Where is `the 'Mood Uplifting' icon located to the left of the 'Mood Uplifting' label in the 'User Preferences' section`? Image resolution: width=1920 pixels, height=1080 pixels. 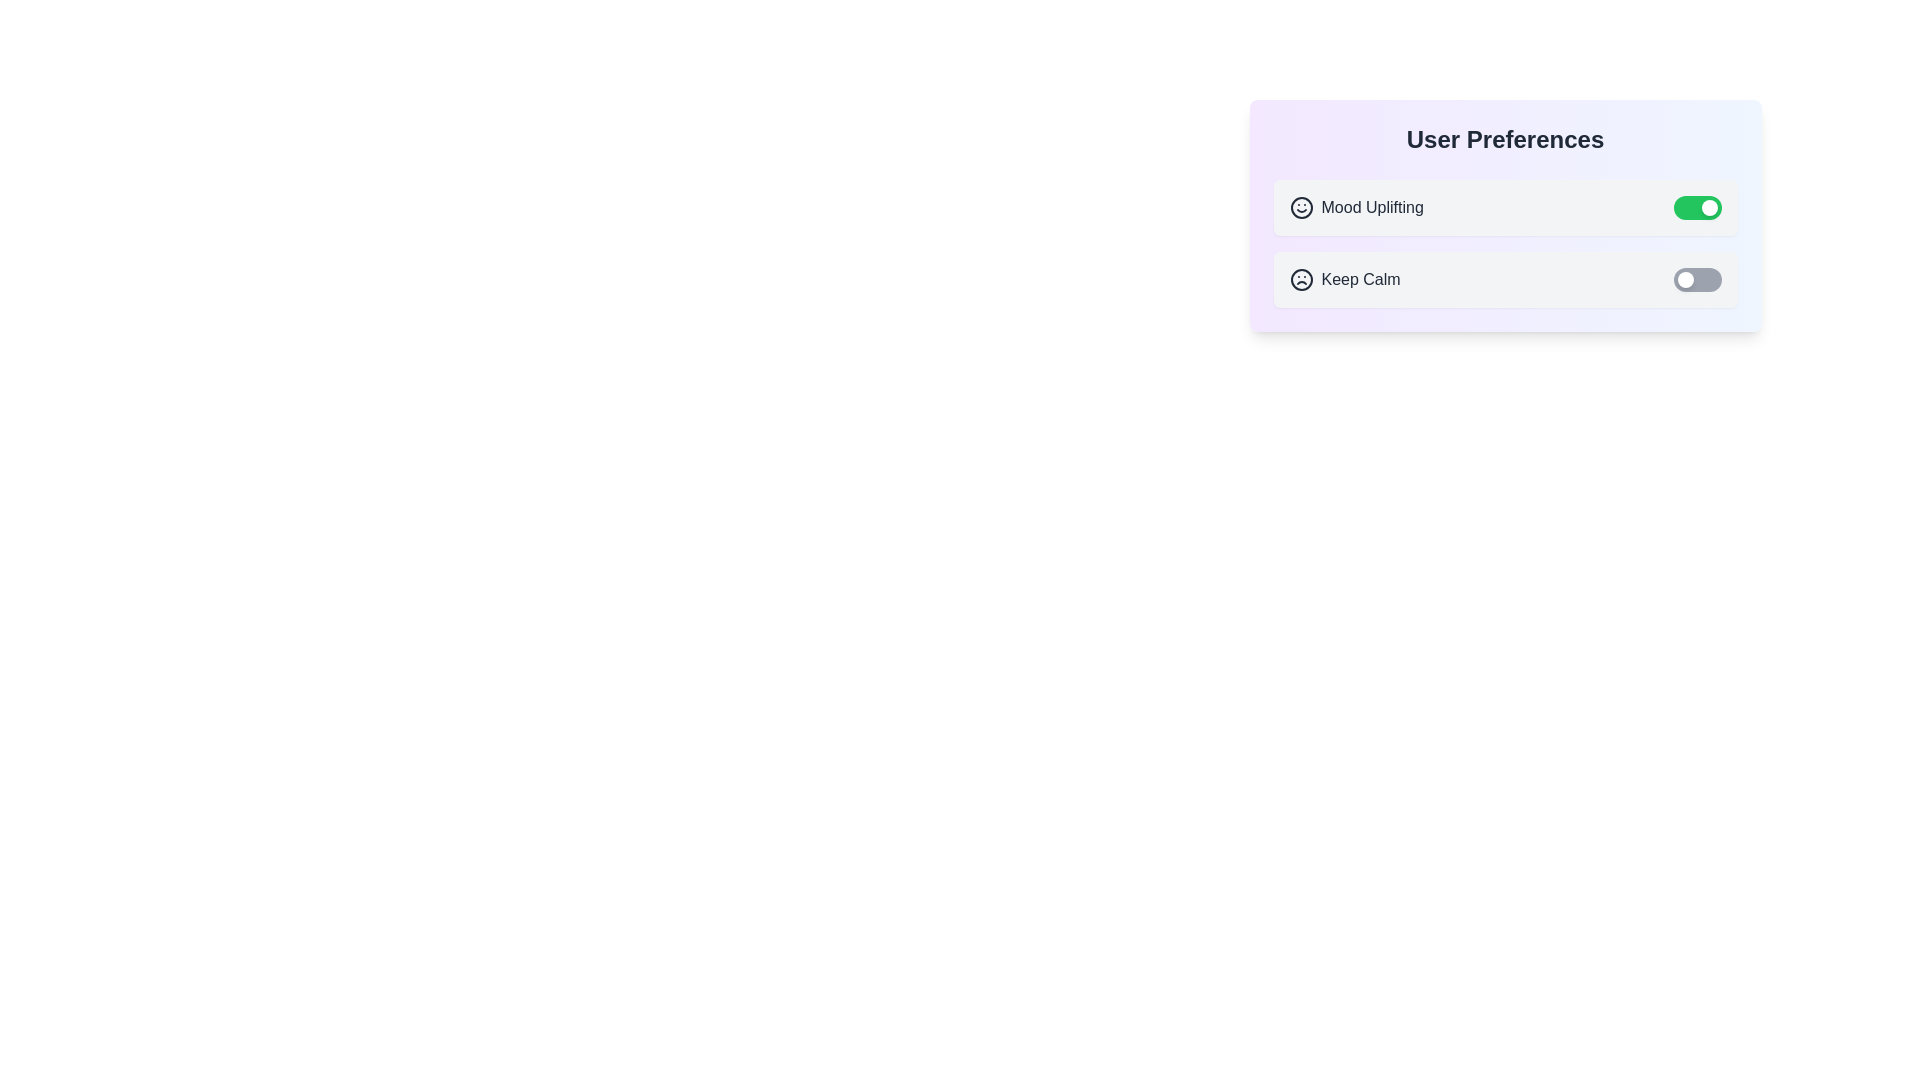
the 'Mood Uplifting' icon located to the left of the 'Mood Uplifting' label in the 'User Preferences' section is located at coordinates (1301, 208).